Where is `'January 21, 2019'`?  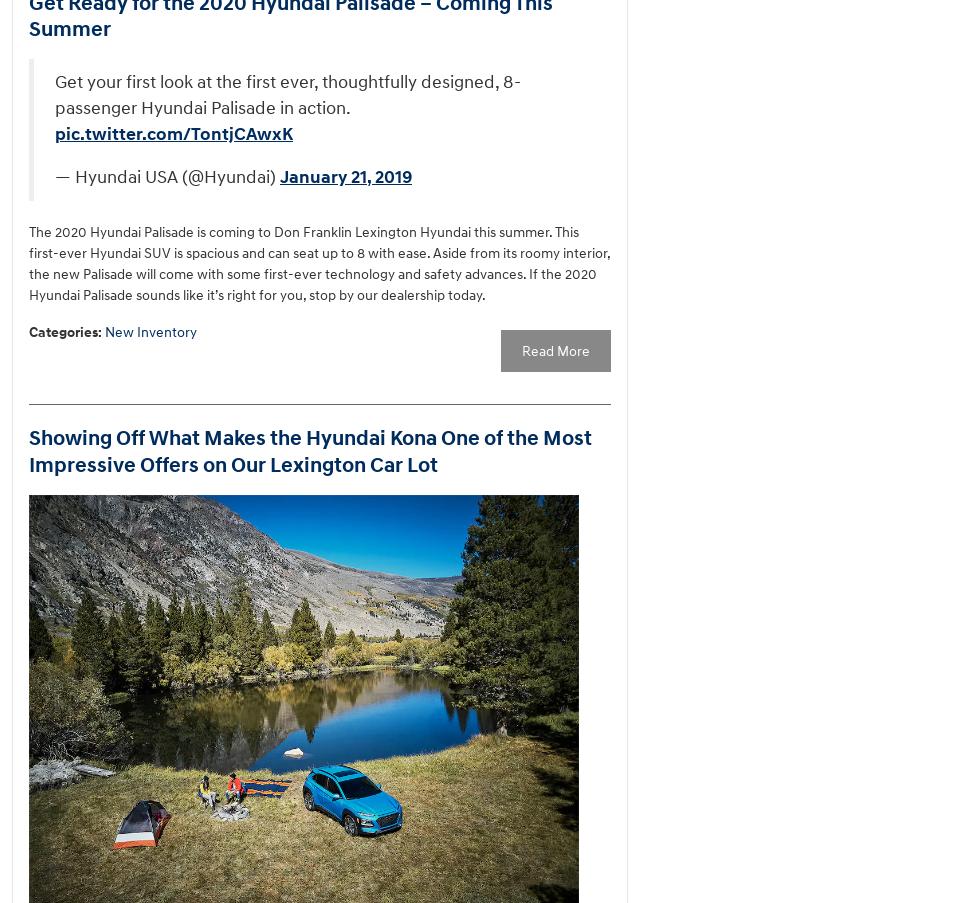
'January 21, 2019' is located at coordinates (345, 175).